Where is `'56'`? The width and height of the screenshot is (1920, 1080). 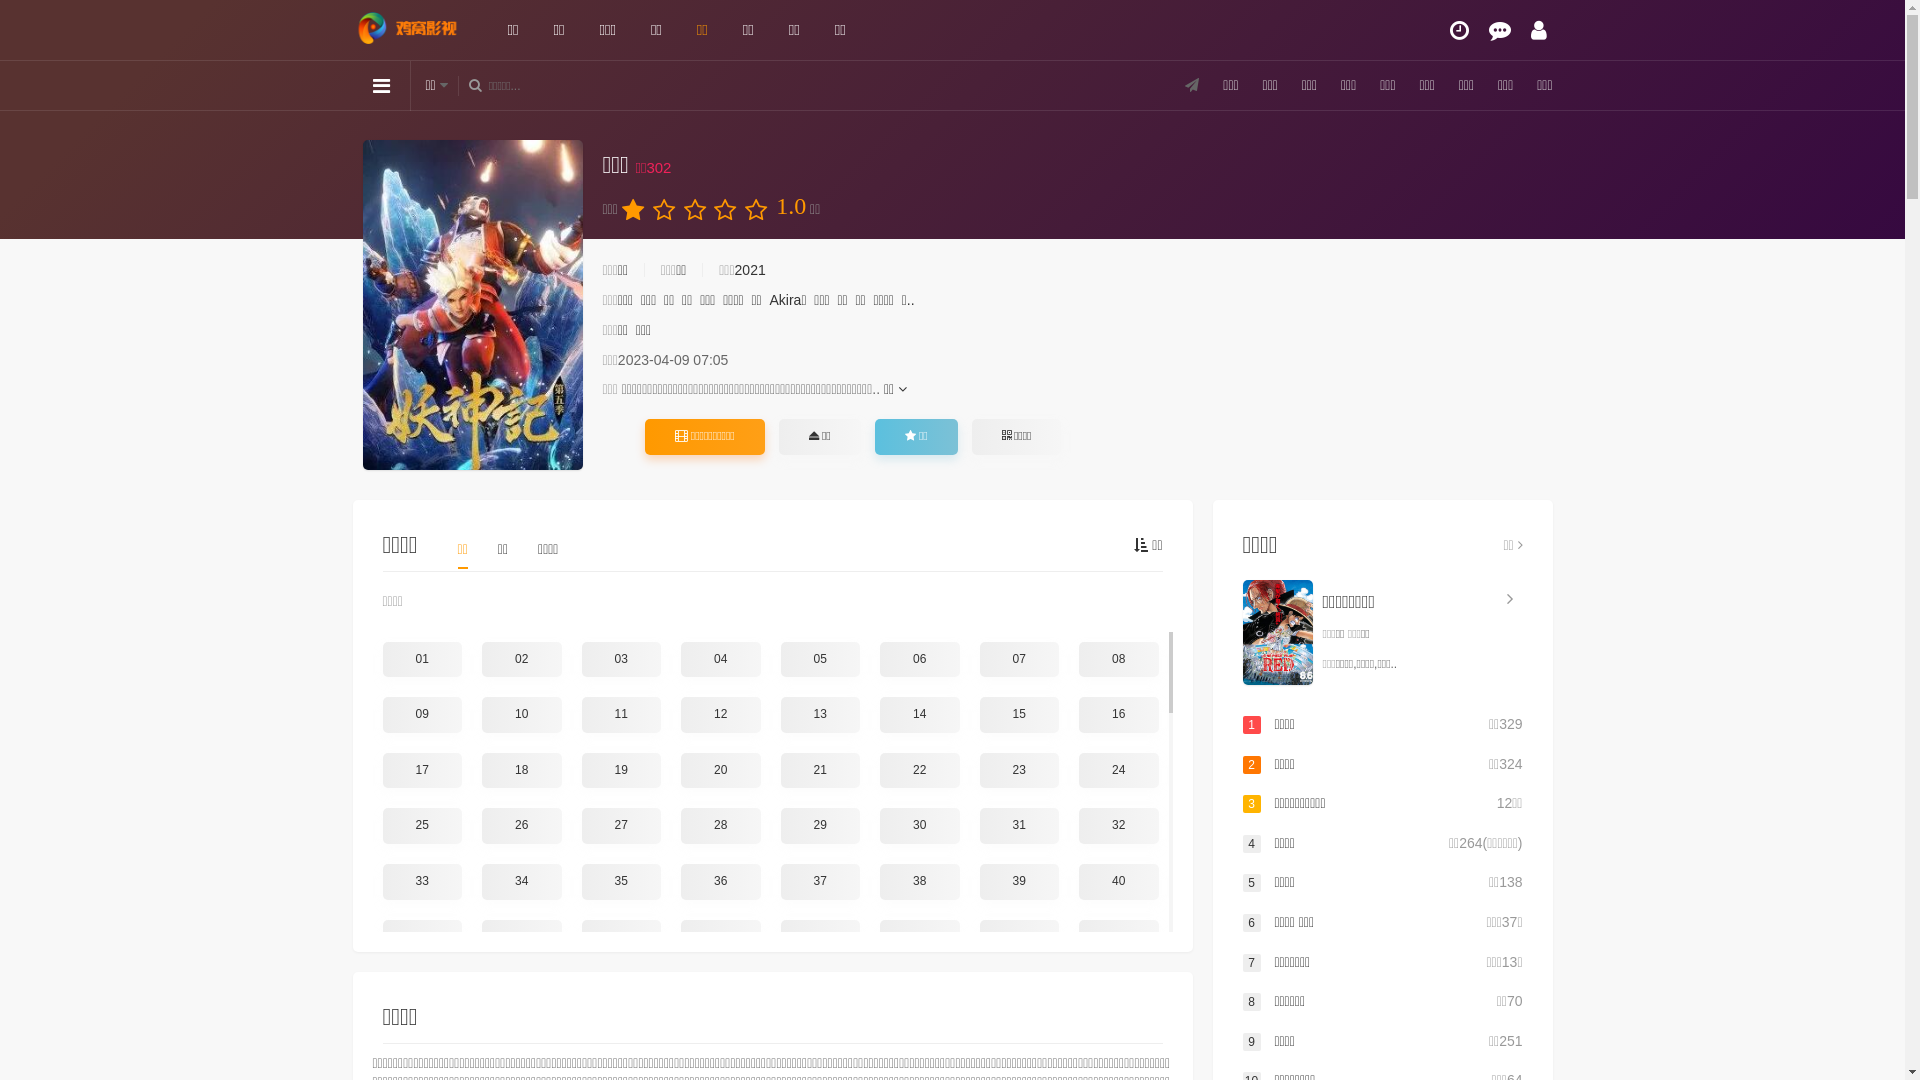
'56' is located at coordinates (1117, 992).